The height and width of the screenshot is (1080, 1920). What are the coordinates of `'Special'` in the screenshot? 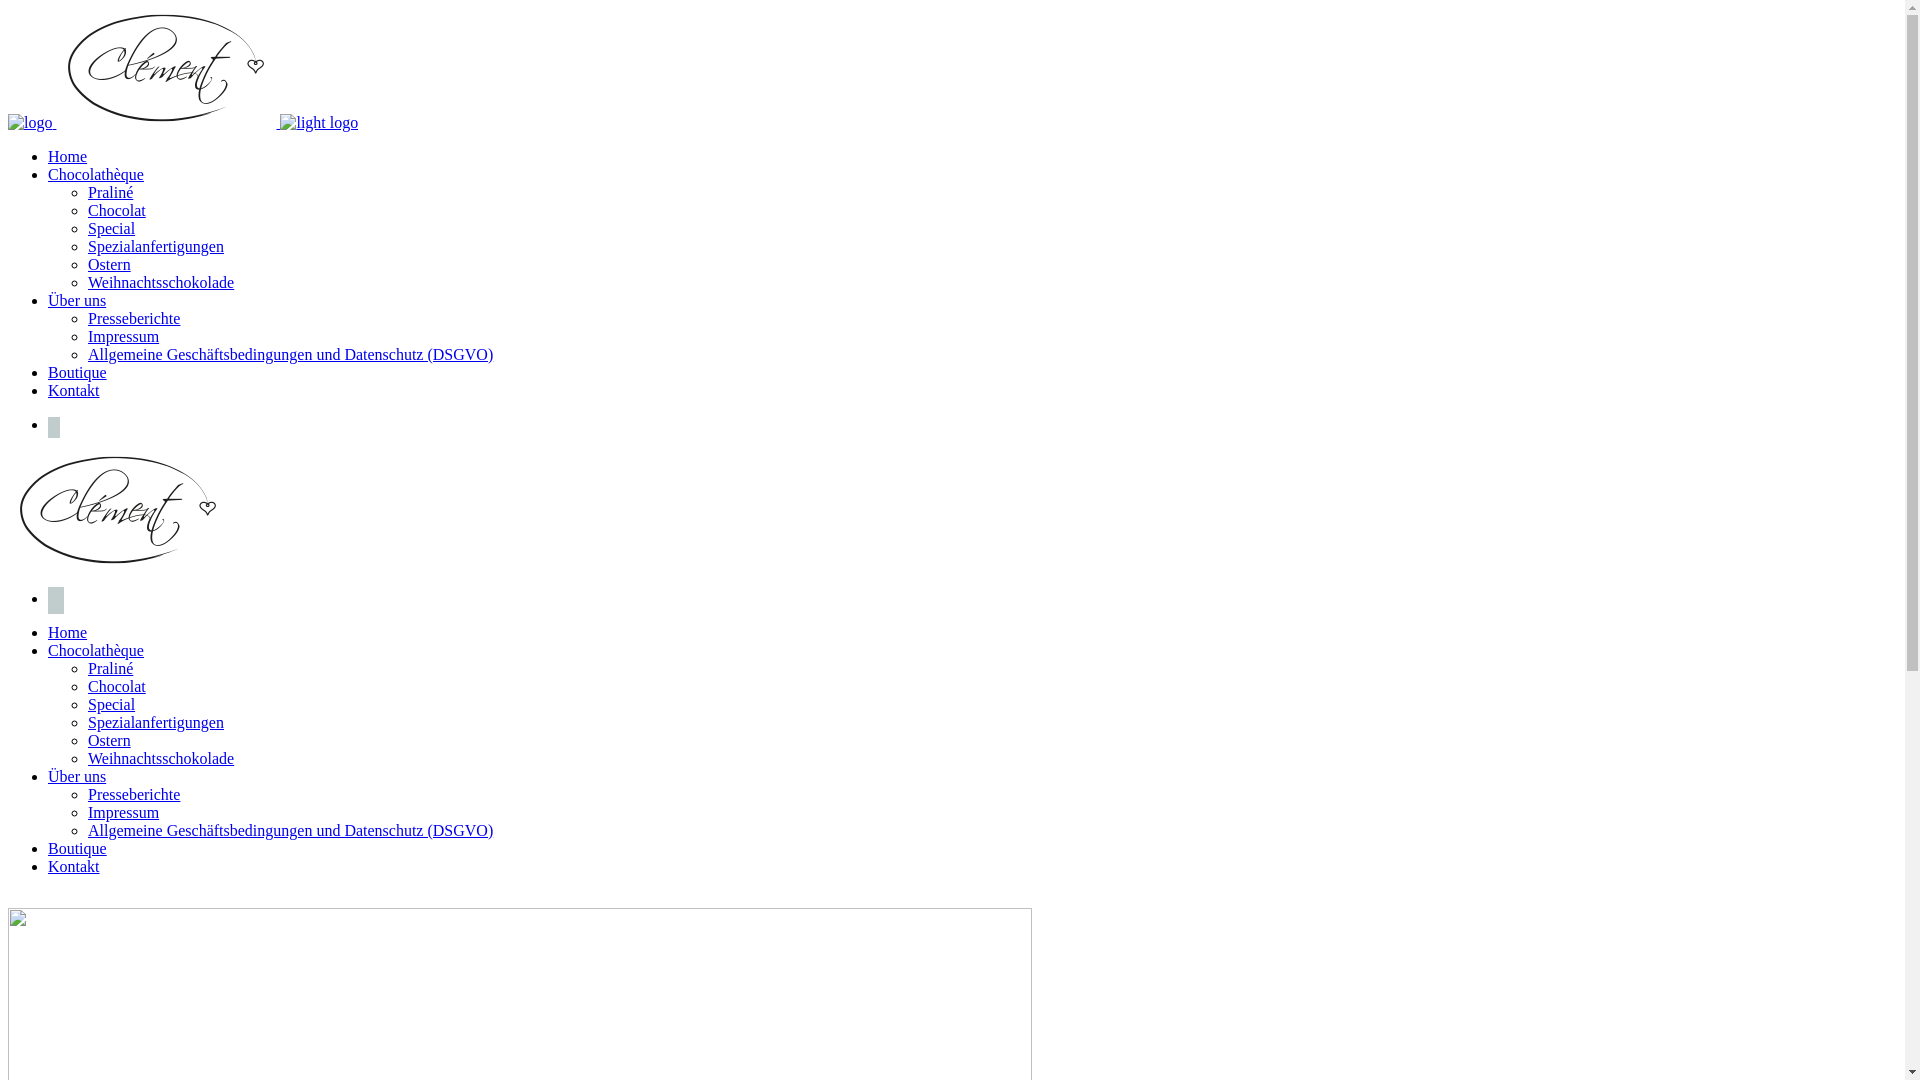 It's located at (110, 227).